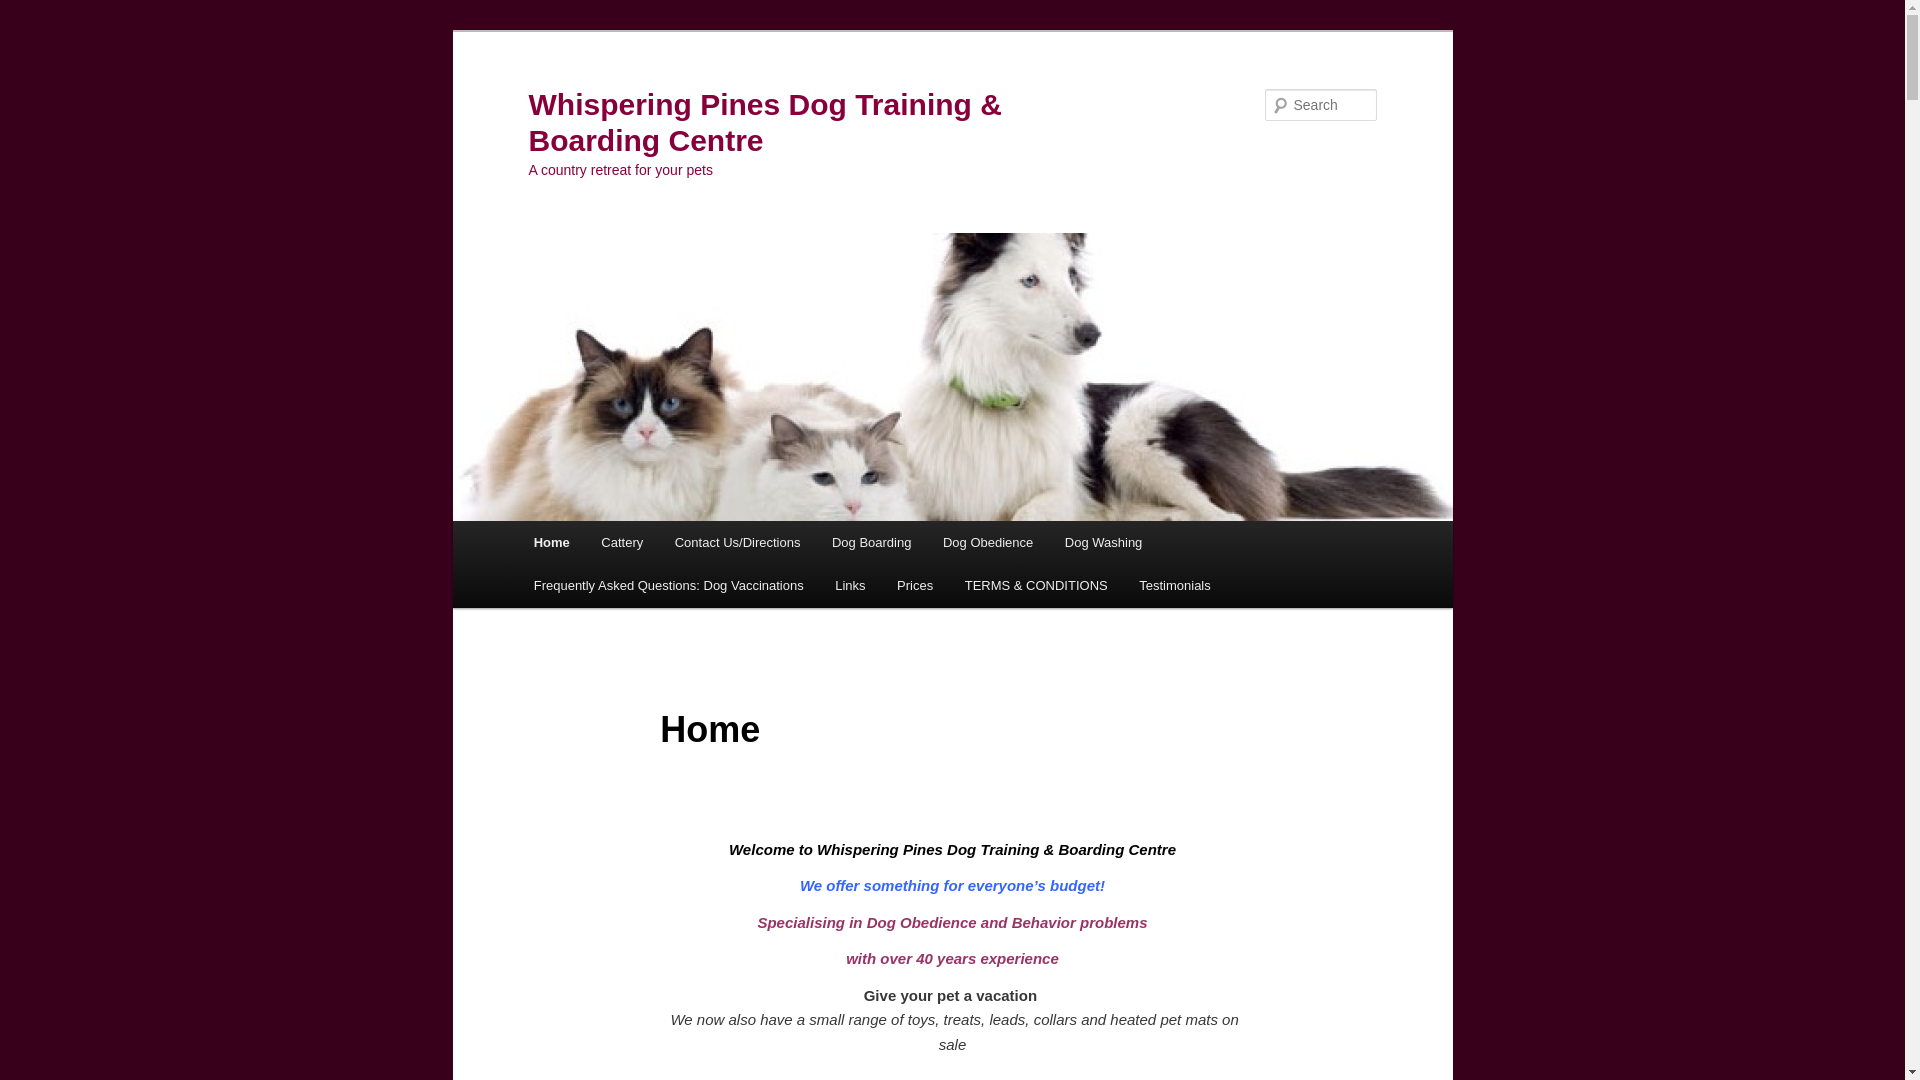  I want to click on 'Dog Obedience', so click(988, 542).